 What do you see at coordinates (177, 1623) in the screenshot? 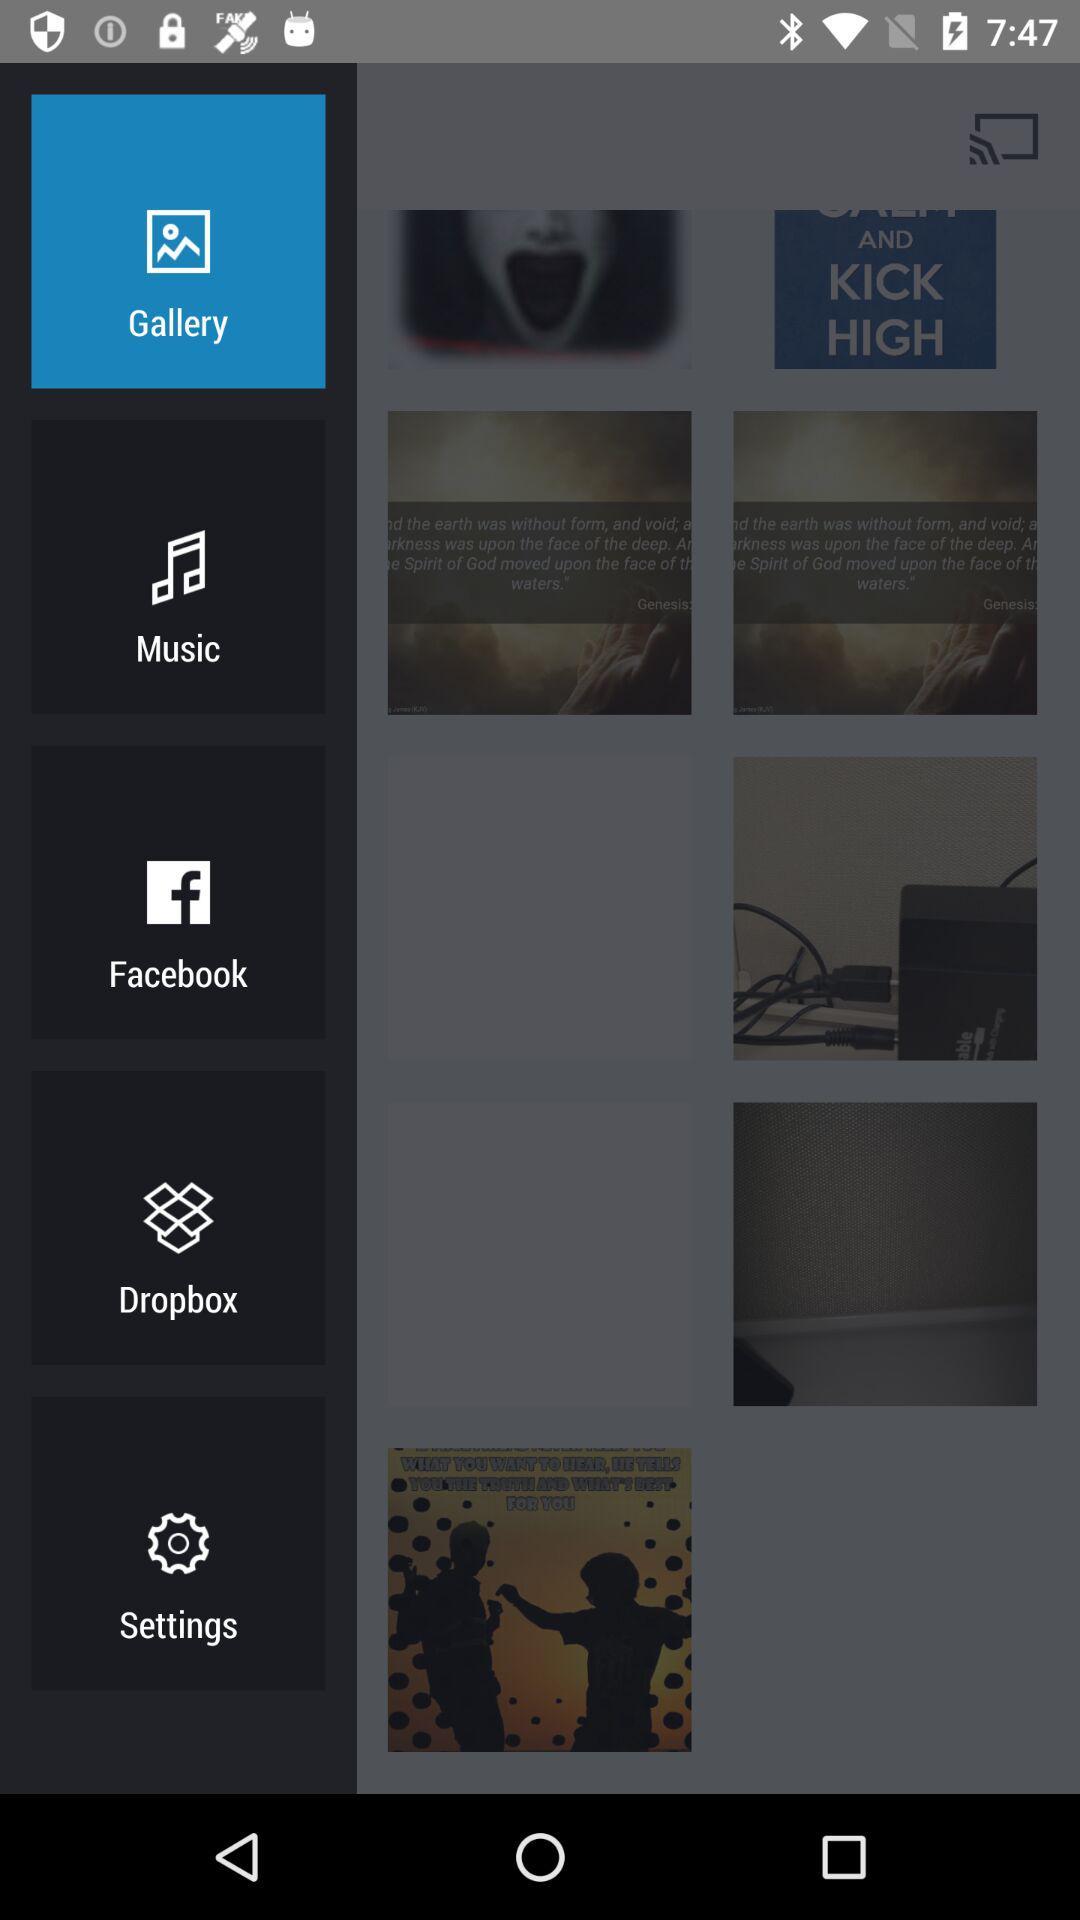
I see `the settings app` at bounding box center [177, 1623].